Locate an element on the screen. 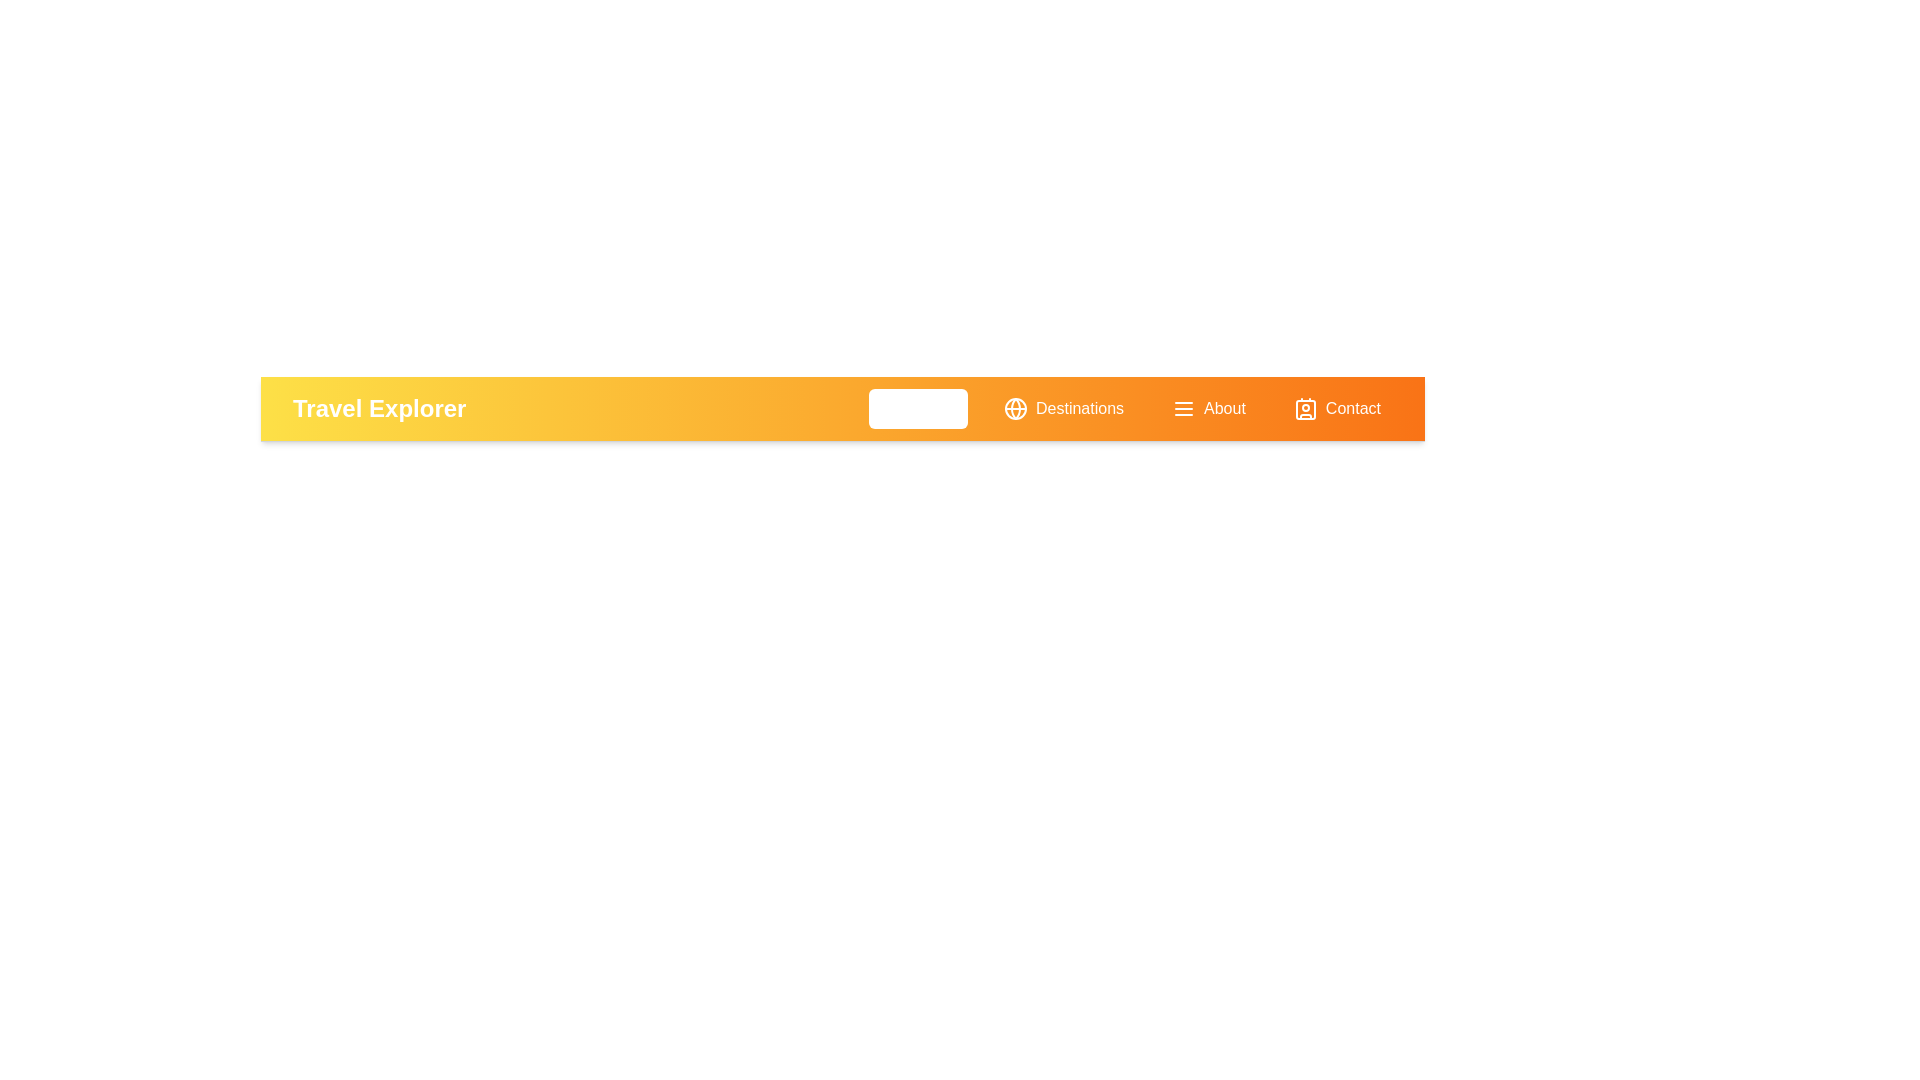 The image size is (1920, 1080). the navigation button with an icon and text label is located at coordinates (1063, 407).